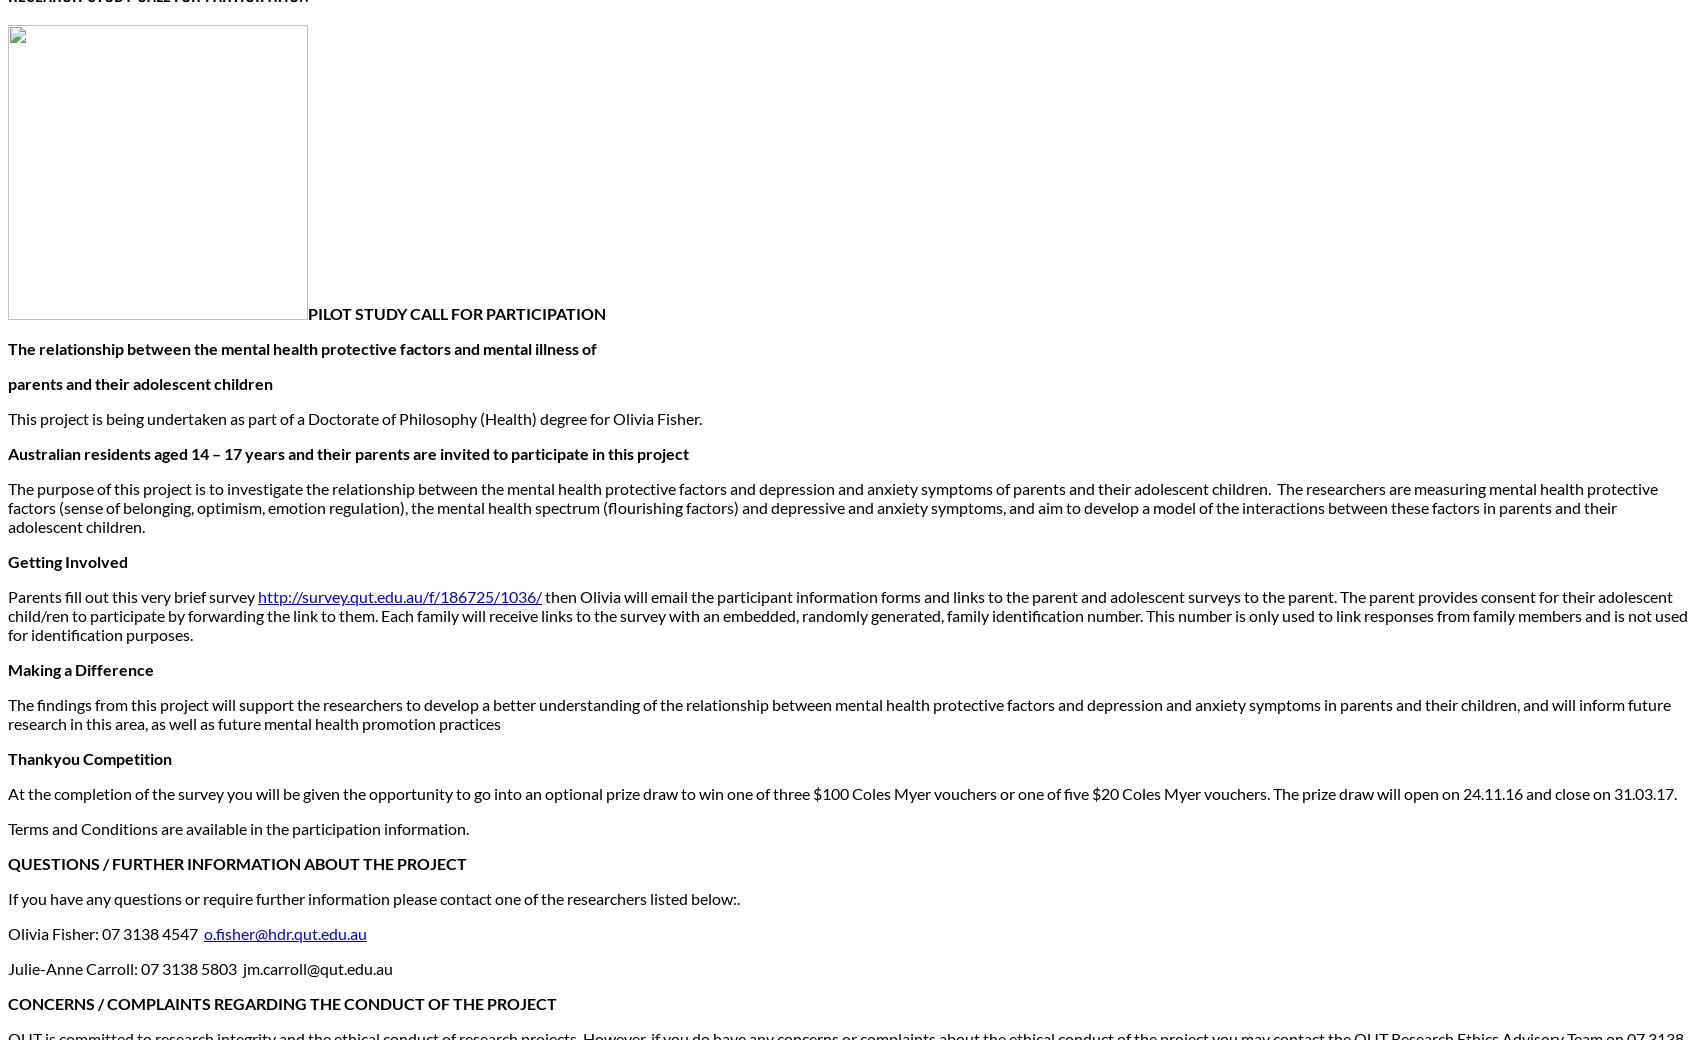  What do you see at coordinates (285, 933) in the screenshot?
I see `'o.fisher@hdr.qut.edu.au'` at bounding box center [285, 933].